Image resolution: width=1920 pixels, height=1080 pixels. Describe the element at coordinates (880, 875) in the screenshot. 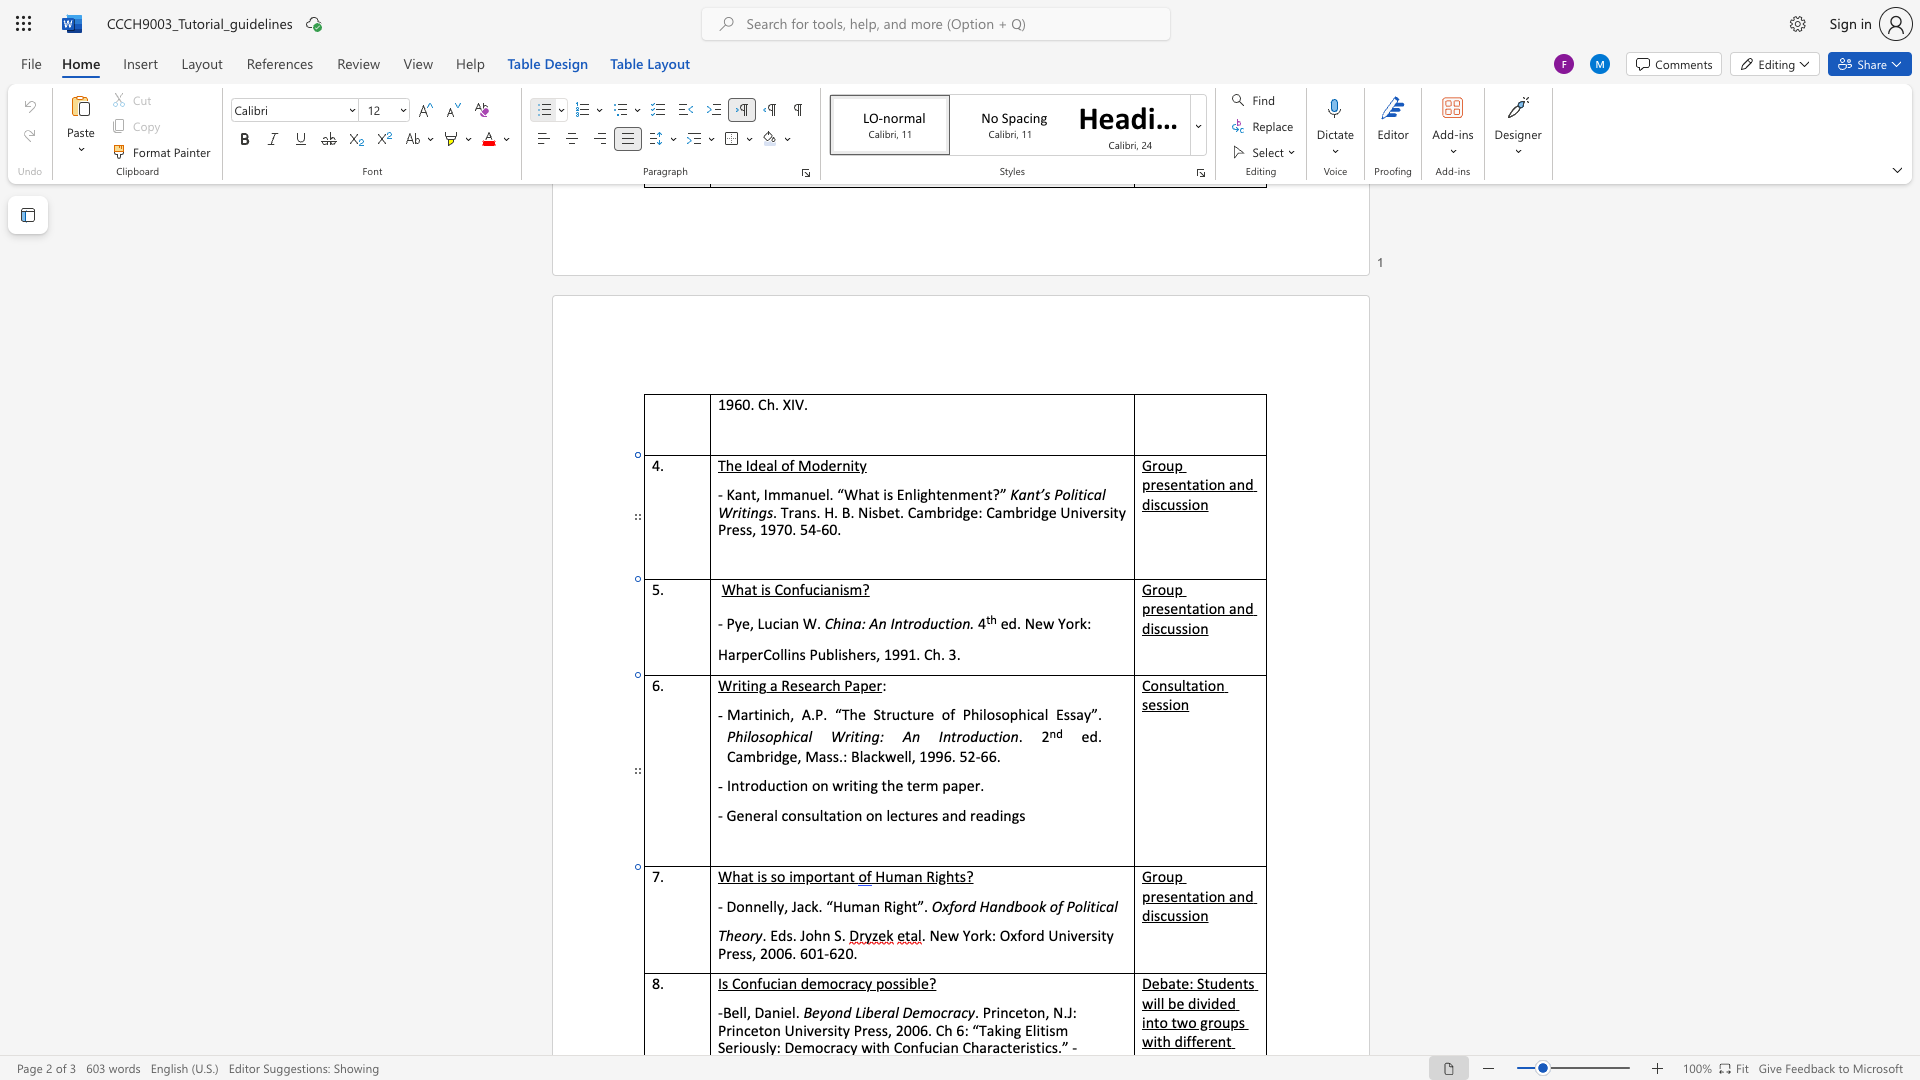

I see `the 1th character "H" in the text` at that location.